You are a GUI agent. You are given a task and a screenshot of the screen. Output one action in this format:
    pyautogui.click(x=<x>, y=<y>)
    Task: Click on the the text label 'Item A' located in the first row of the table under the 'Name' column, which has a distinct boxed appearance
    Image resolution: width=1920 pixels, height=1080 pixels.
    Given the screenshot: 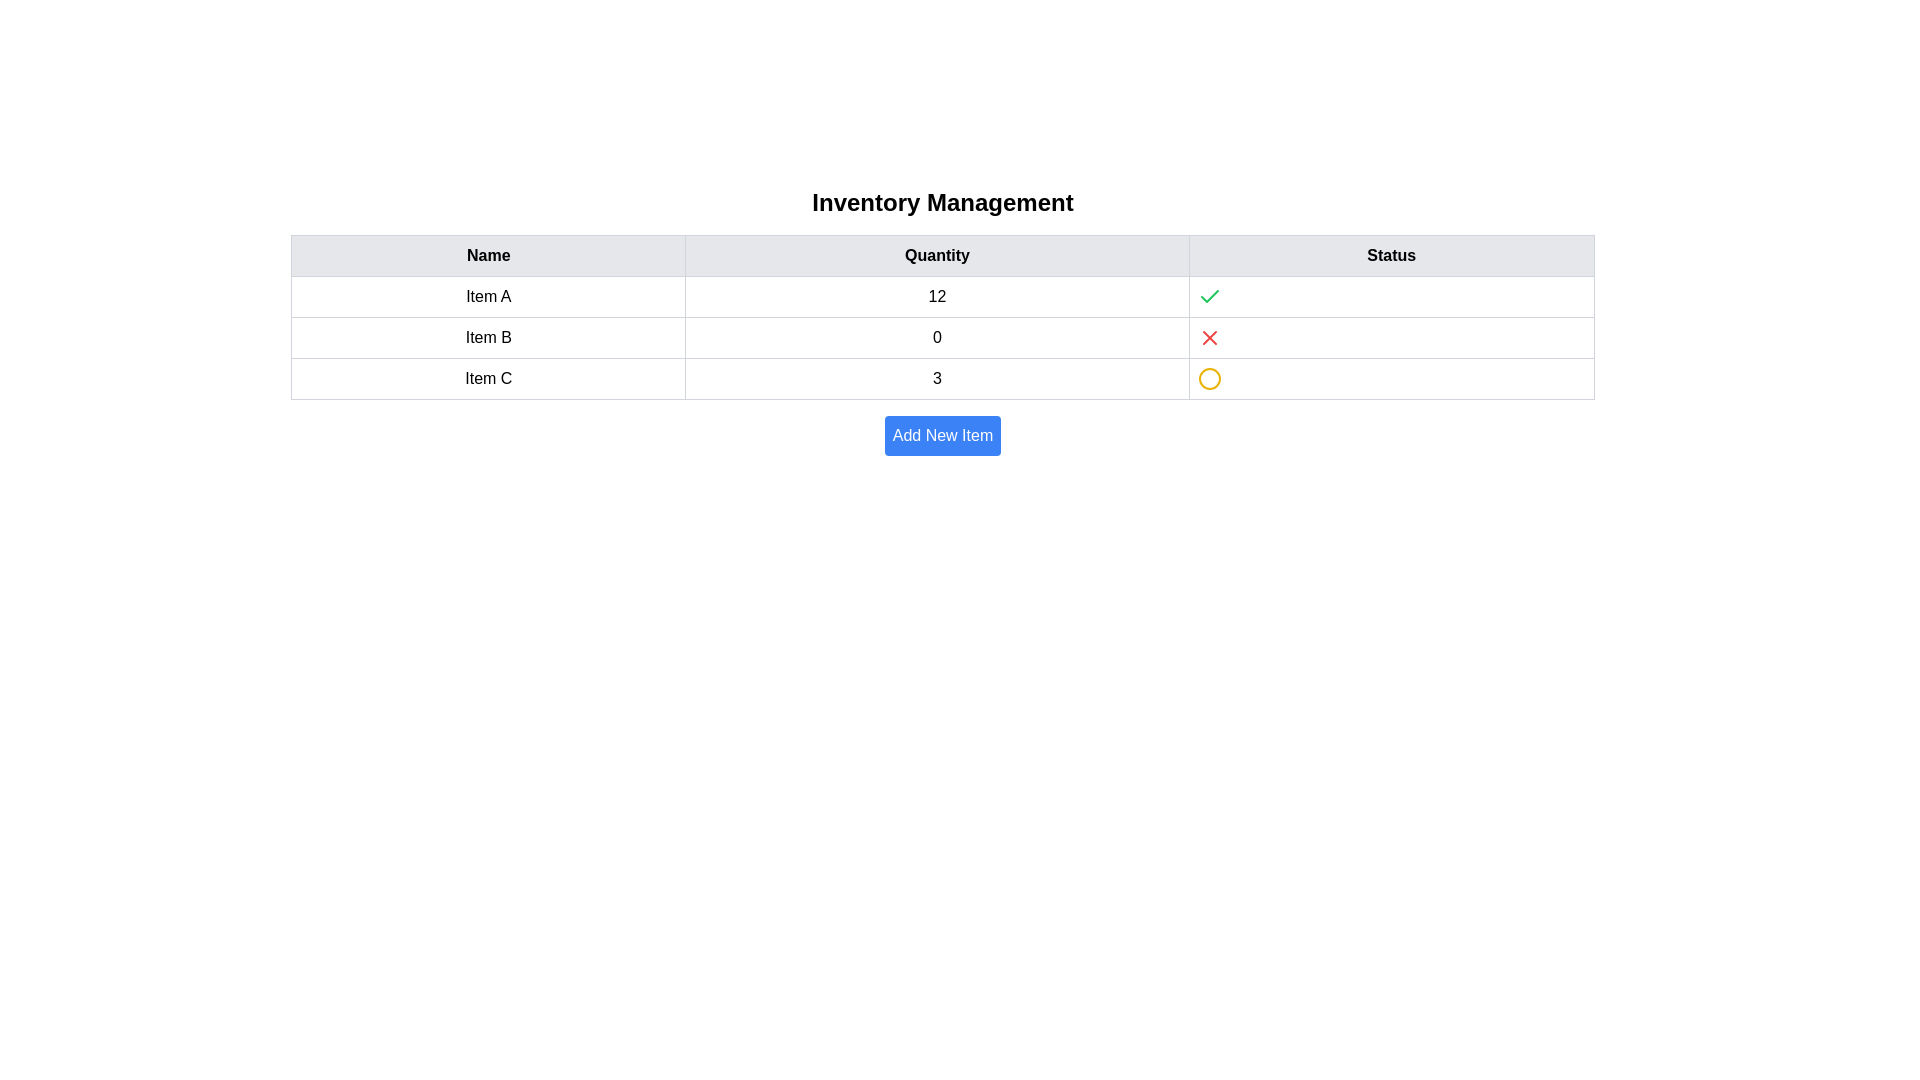 What is the action you would take?
    pyautogui.click(x=488, y=297)
    